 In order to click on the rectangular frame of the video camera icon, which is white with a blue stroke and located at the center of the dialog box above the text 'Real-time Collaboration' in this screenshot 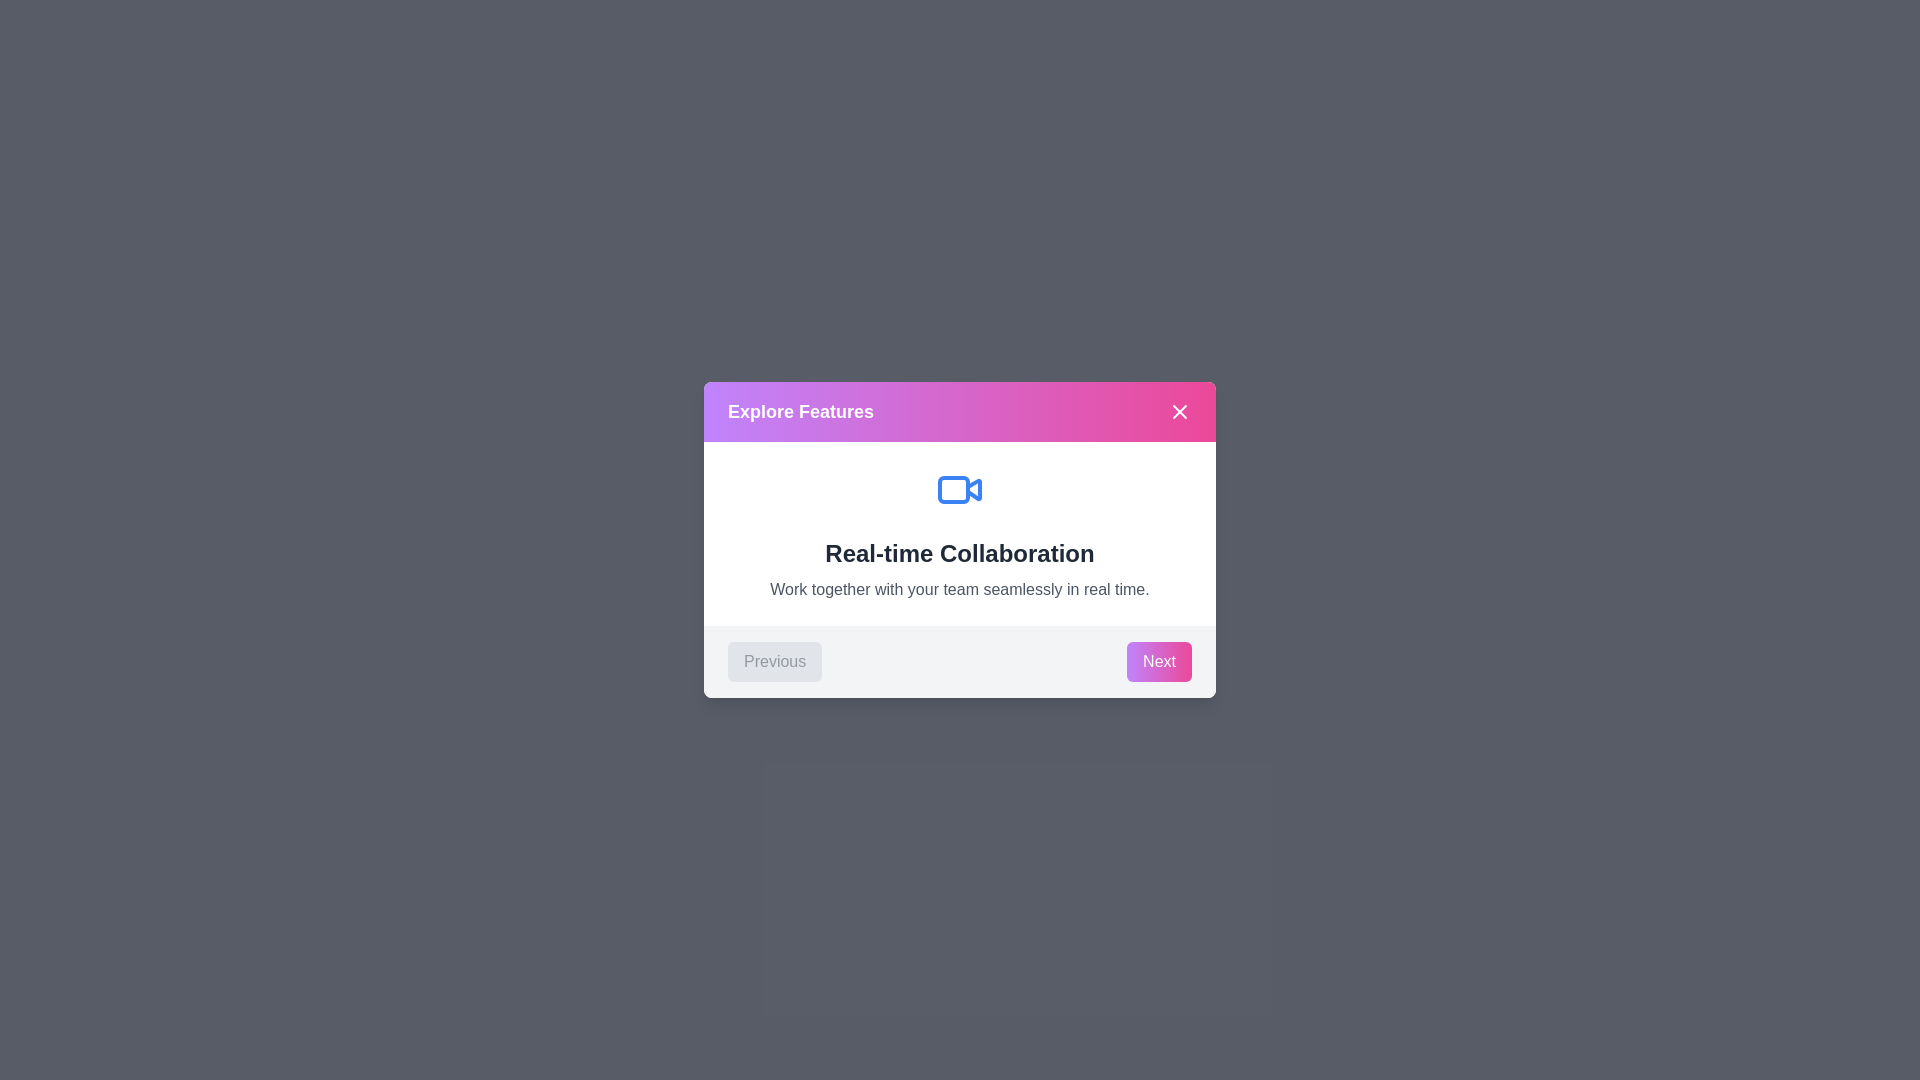, I will do `click(953, 489)`.